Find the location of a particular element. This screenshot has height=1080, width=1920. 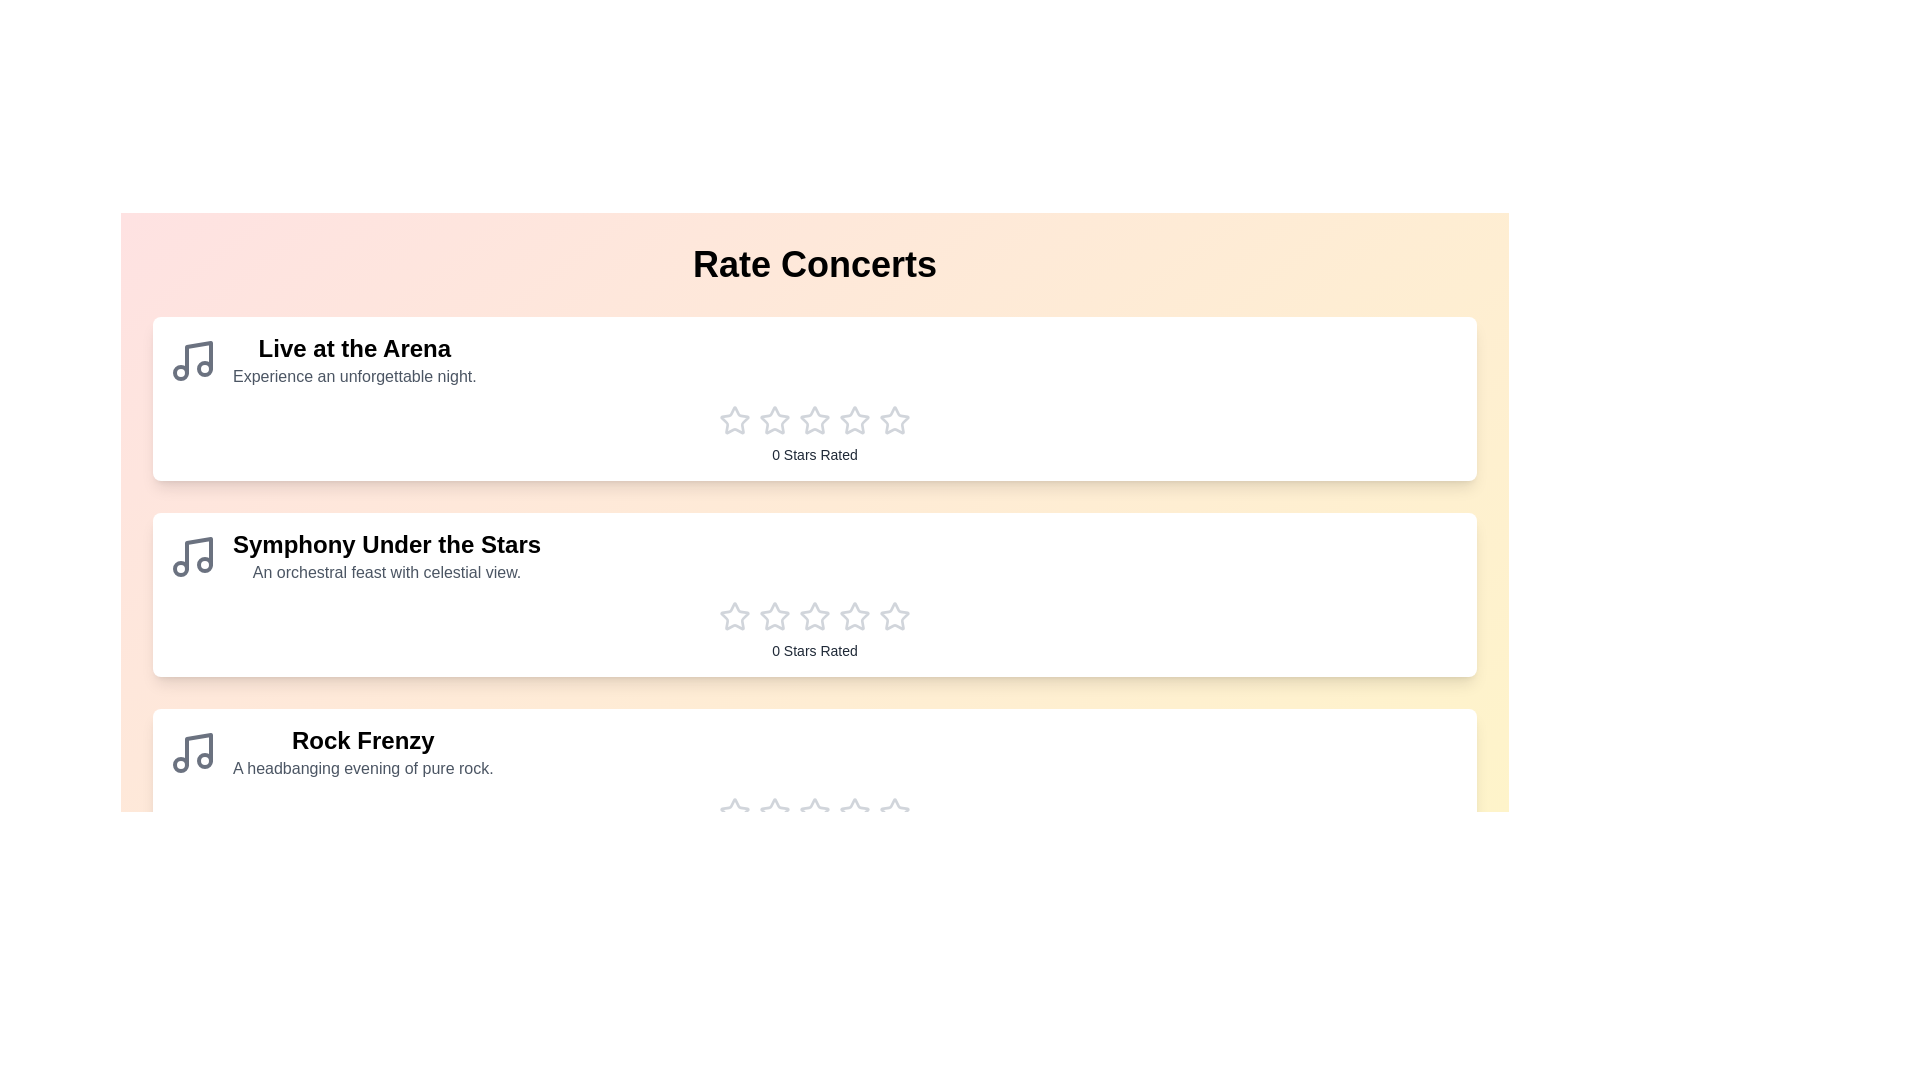

the star corresponding to the rating 3 for the concert Rock Frenzy is located at coordinates (815, 813).